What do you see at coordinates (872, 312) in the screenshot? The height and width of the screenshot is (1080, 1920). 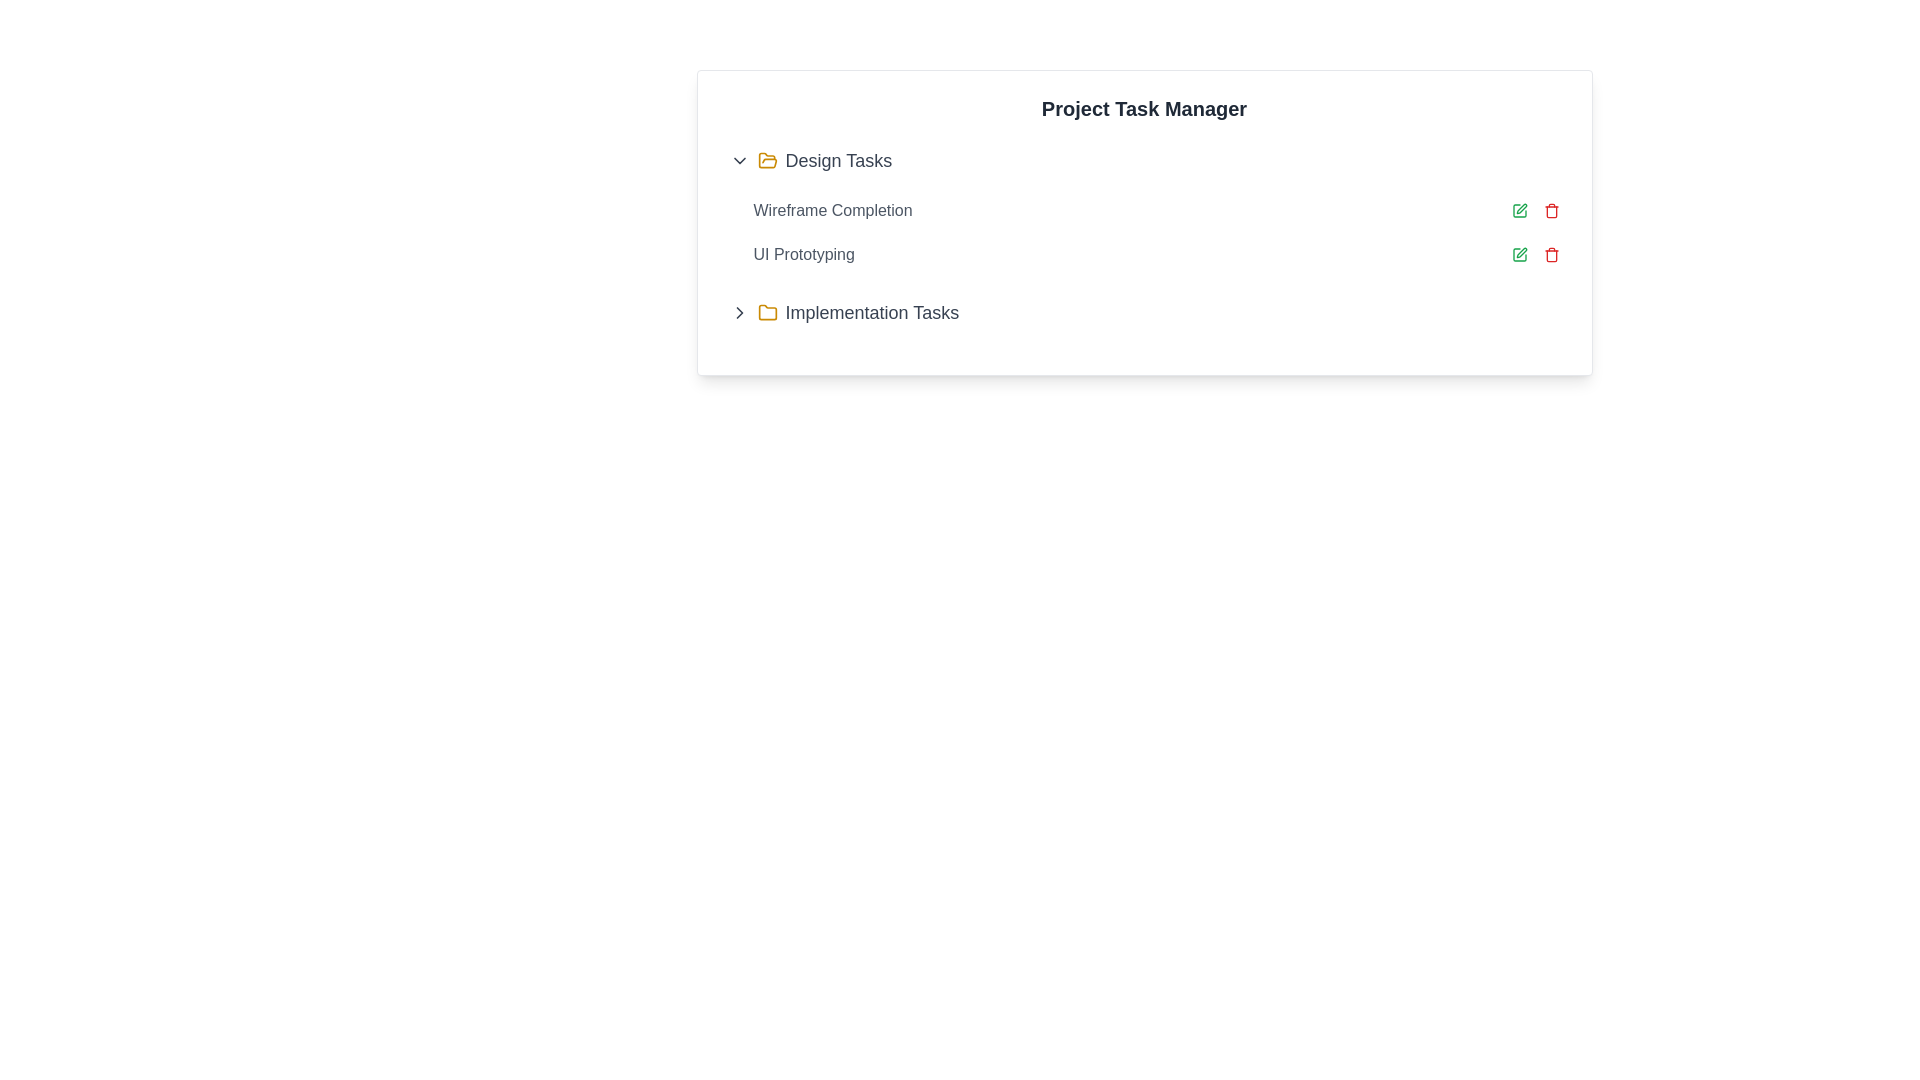 I see `the 'Implementation Tasks' text label, which indicates tasks related to implementation in the task manager` at bounding box center [872, 312].